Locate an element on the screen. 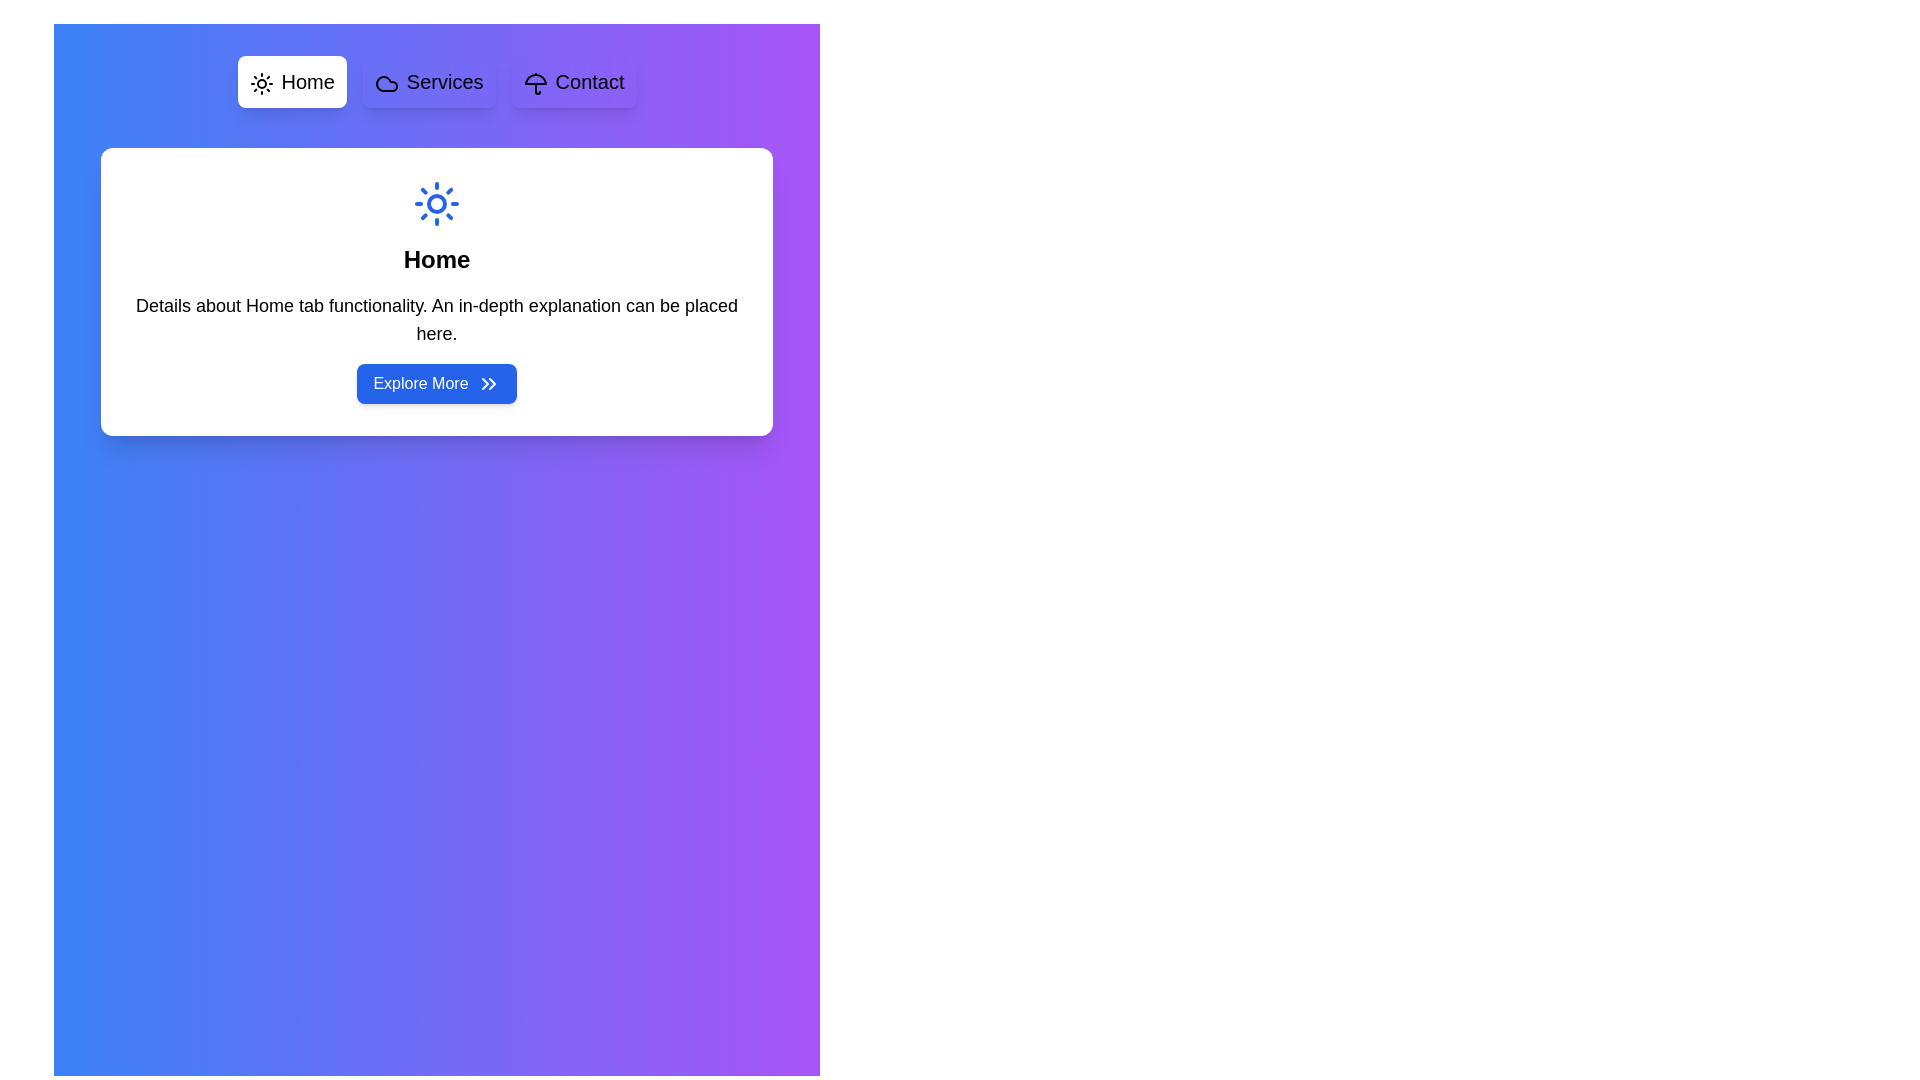  the button labeled 'Contact' which contains an icon resembling an umbrella, located towards the right in the top navigation bar is located at coordinates (535, 82).